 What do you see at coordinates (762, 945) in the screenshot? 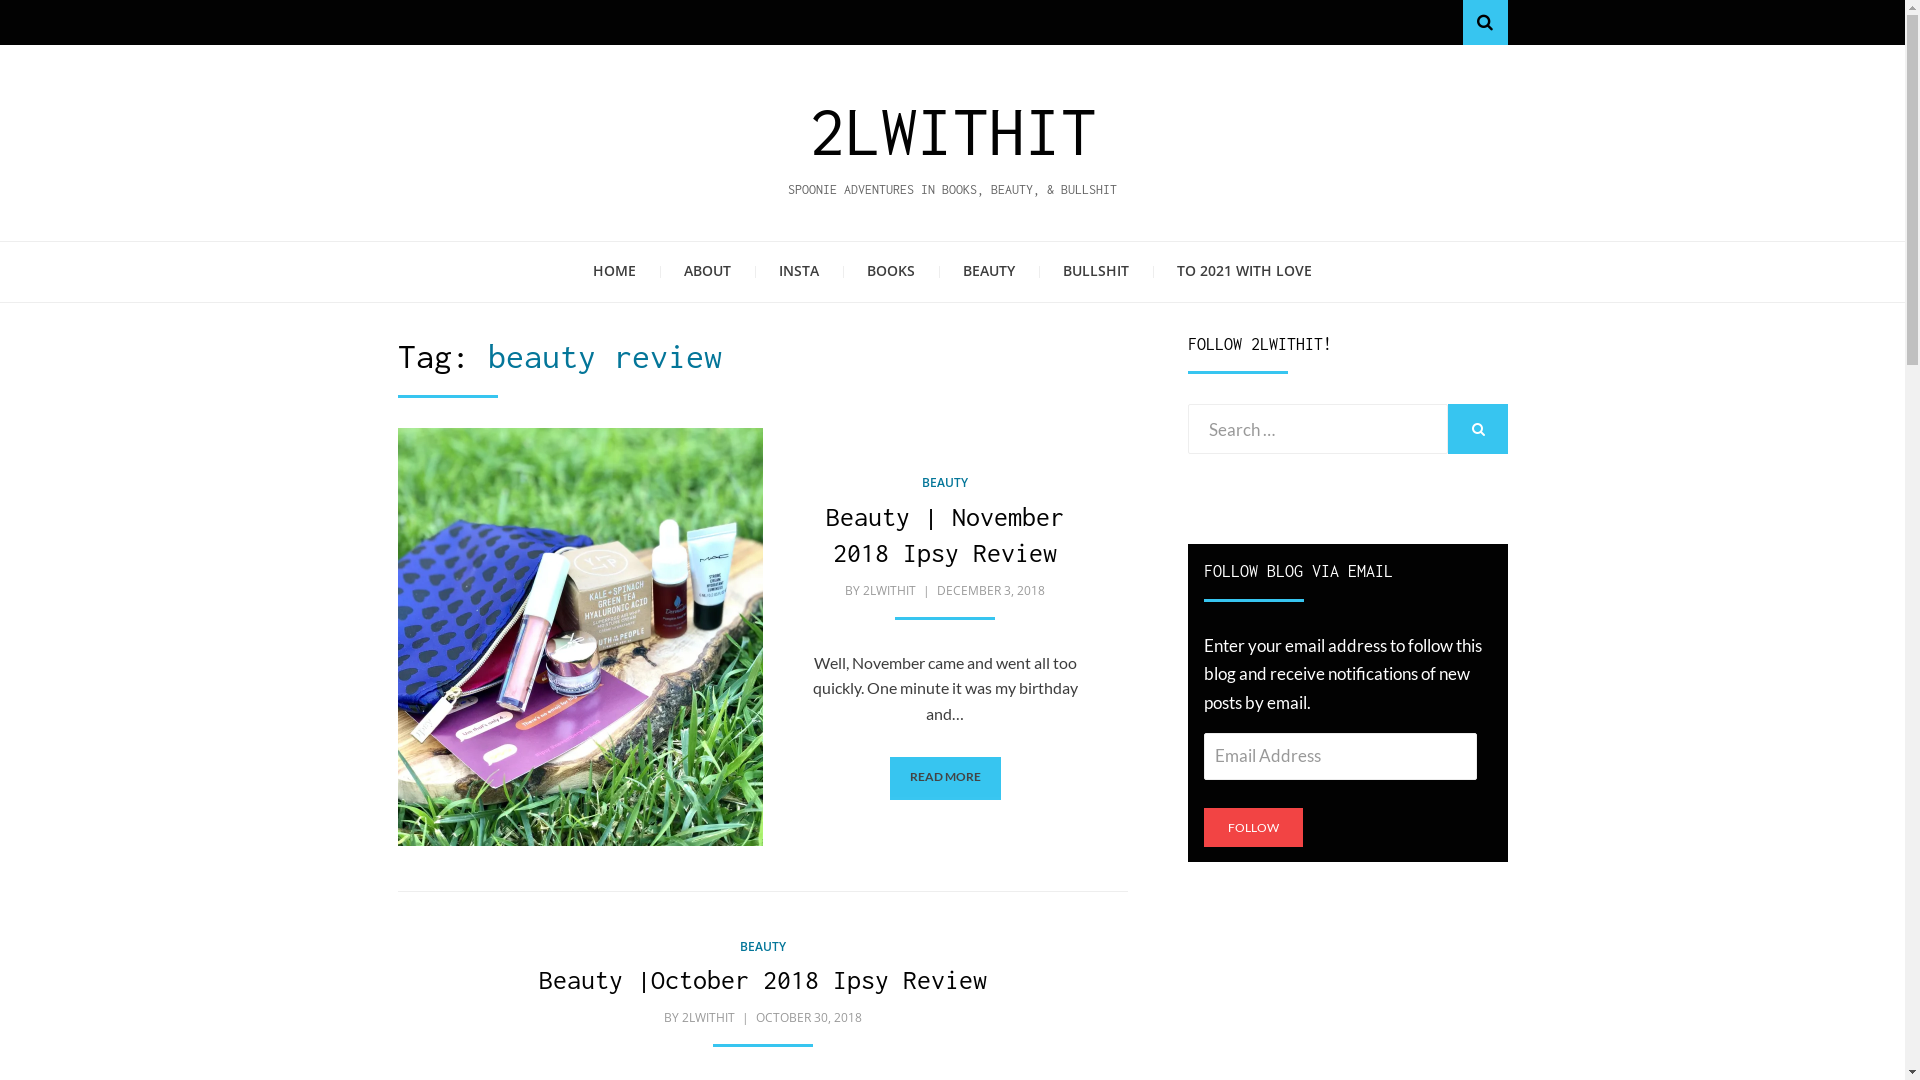
I see `'BEAUTY'` at bounding box center [762, 945].